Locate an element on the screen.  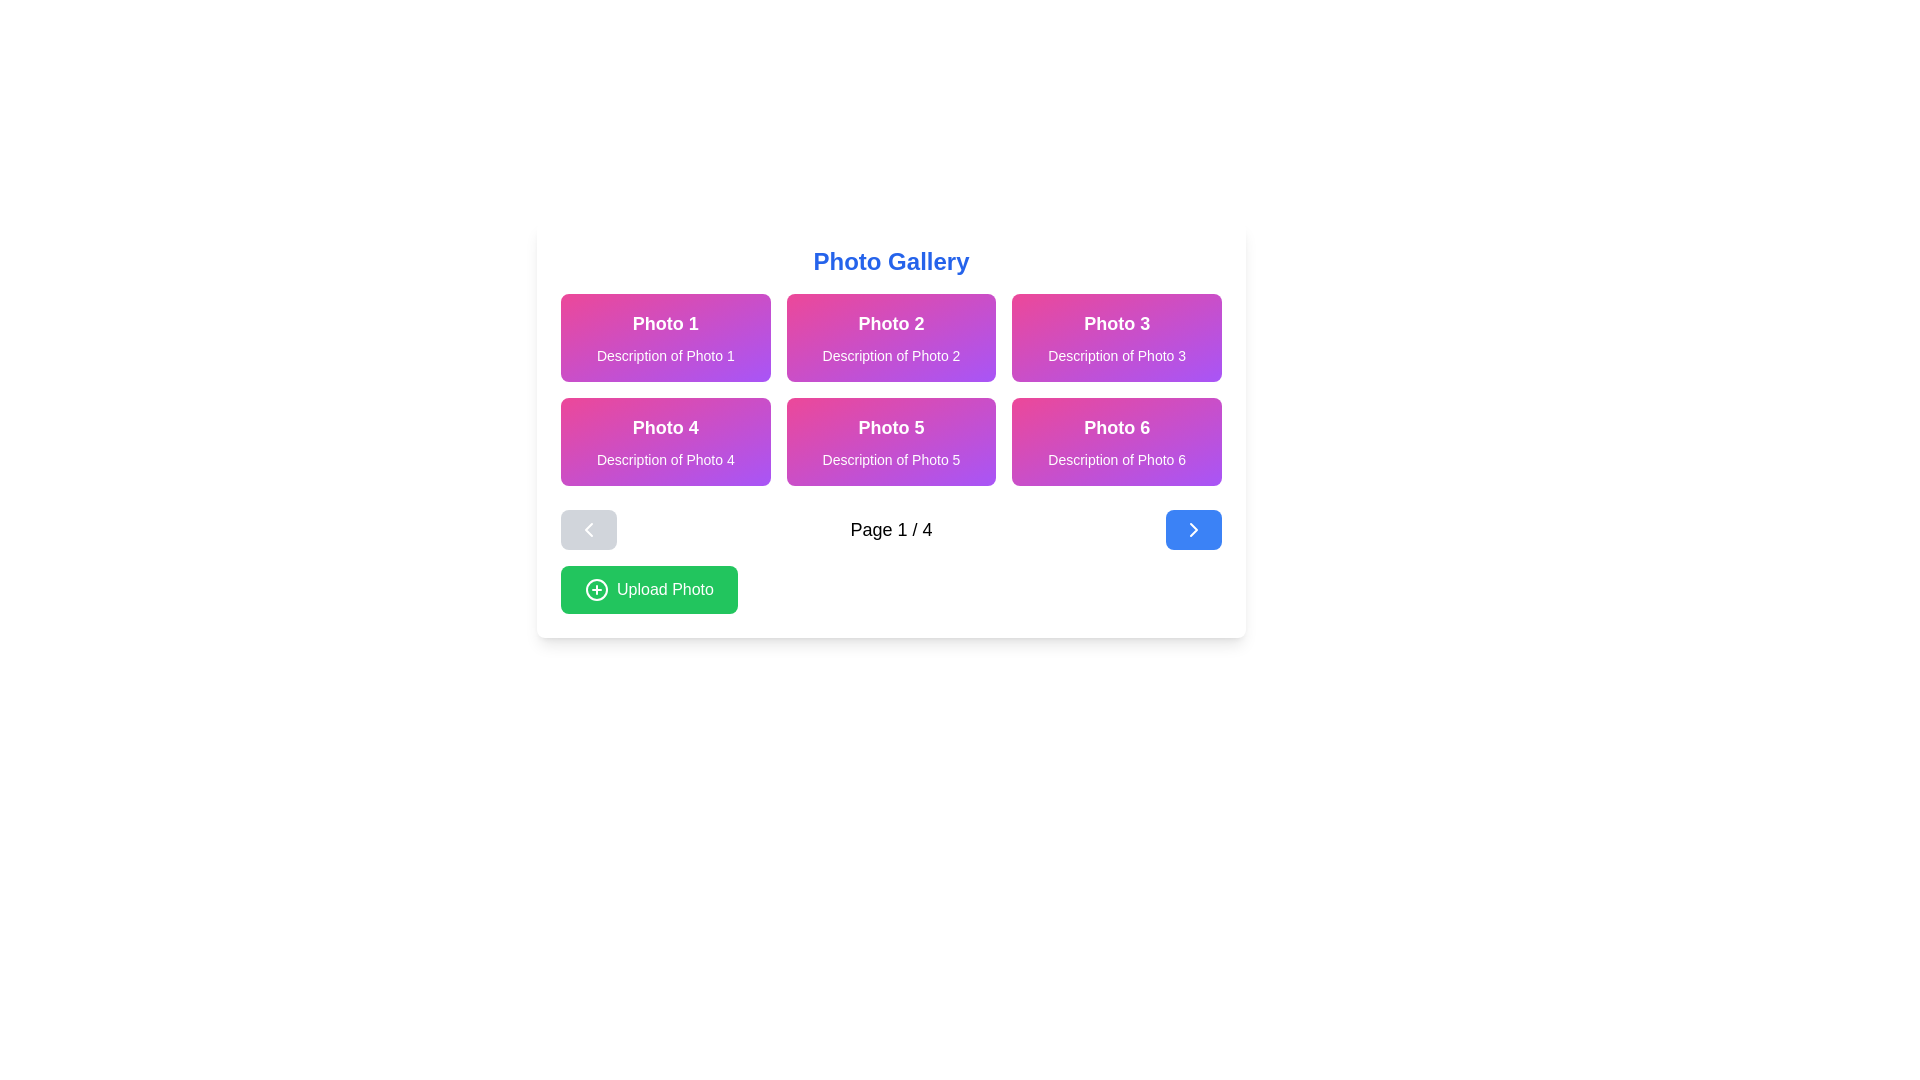
text label 'Description of Photo 3' located at the bottom of the 'Photo 3' card, which is styled with a small font and positioned centrally in the top-right corner of the grid layout is located at coordinates (1116, 354).